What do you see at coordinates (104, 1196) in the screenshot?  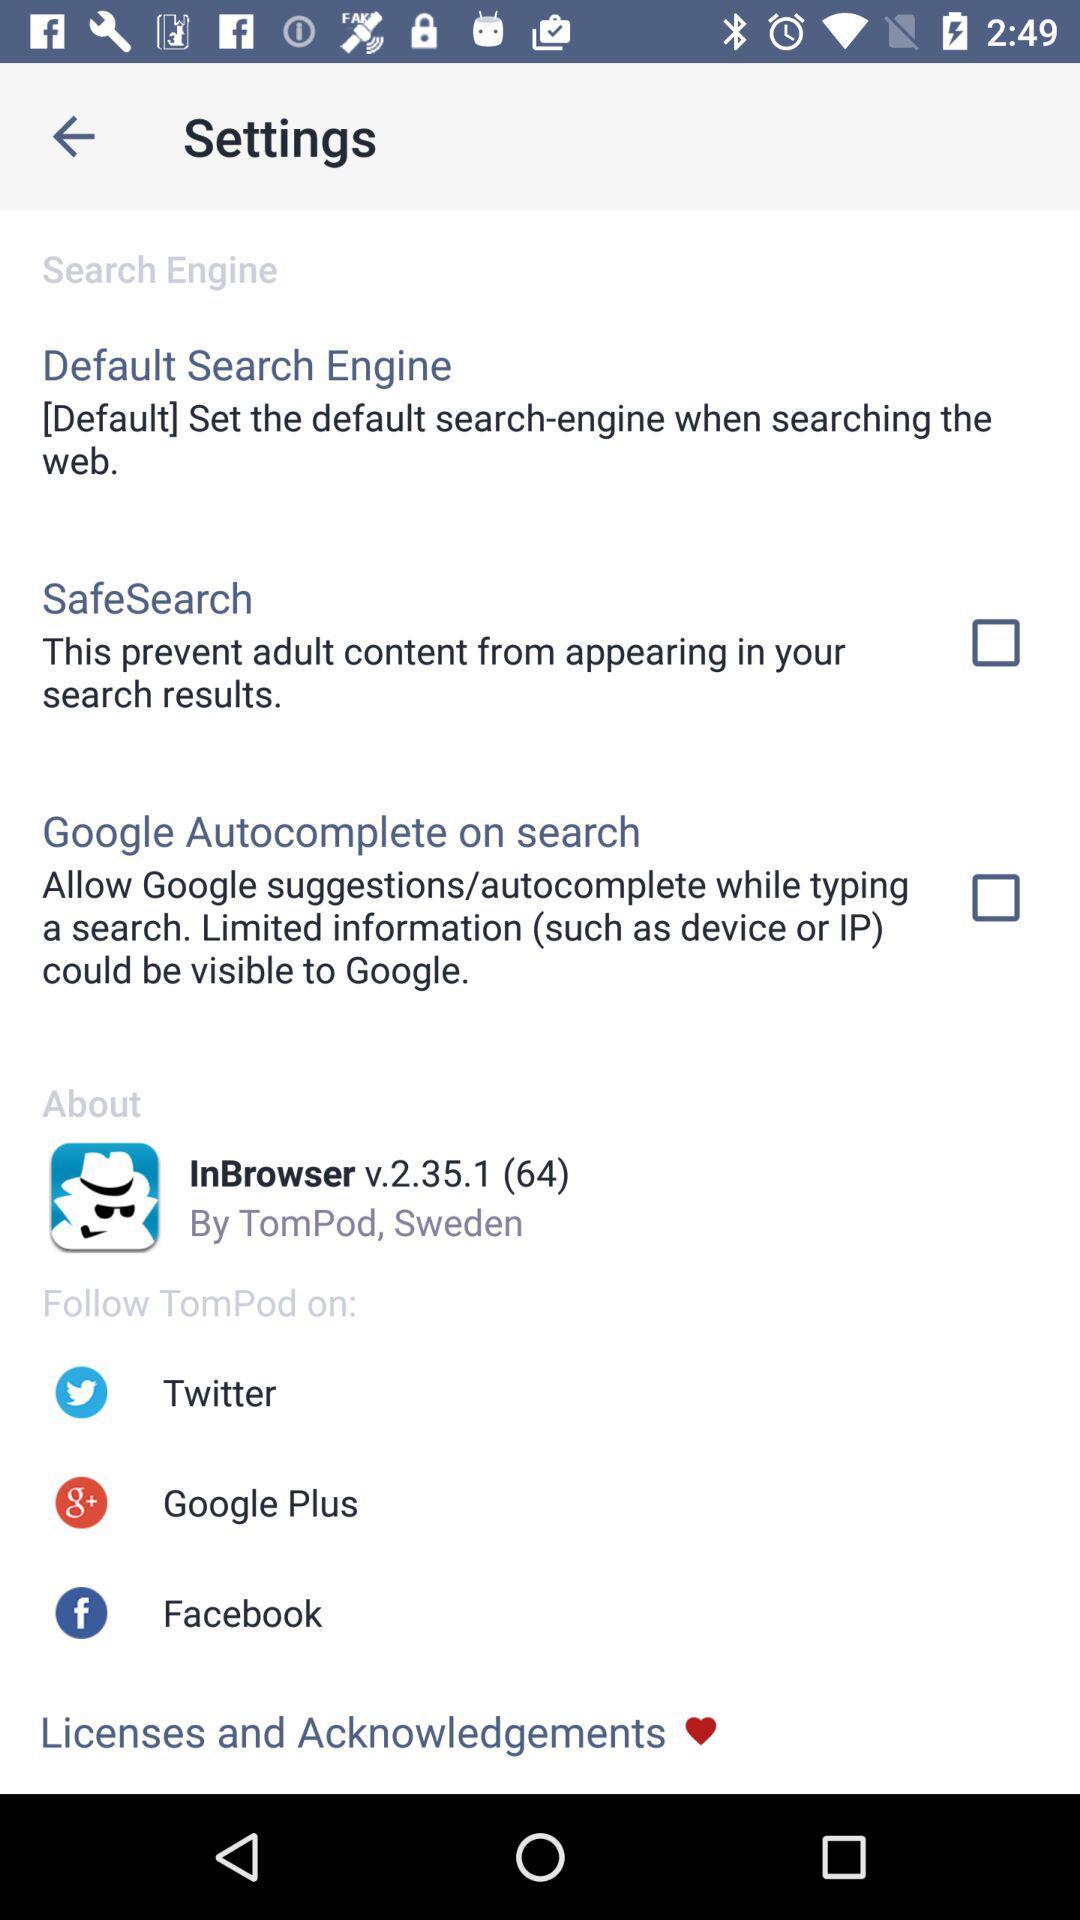 I see `the logo beside the text inbrowser` at bounding box center [104, 1196].